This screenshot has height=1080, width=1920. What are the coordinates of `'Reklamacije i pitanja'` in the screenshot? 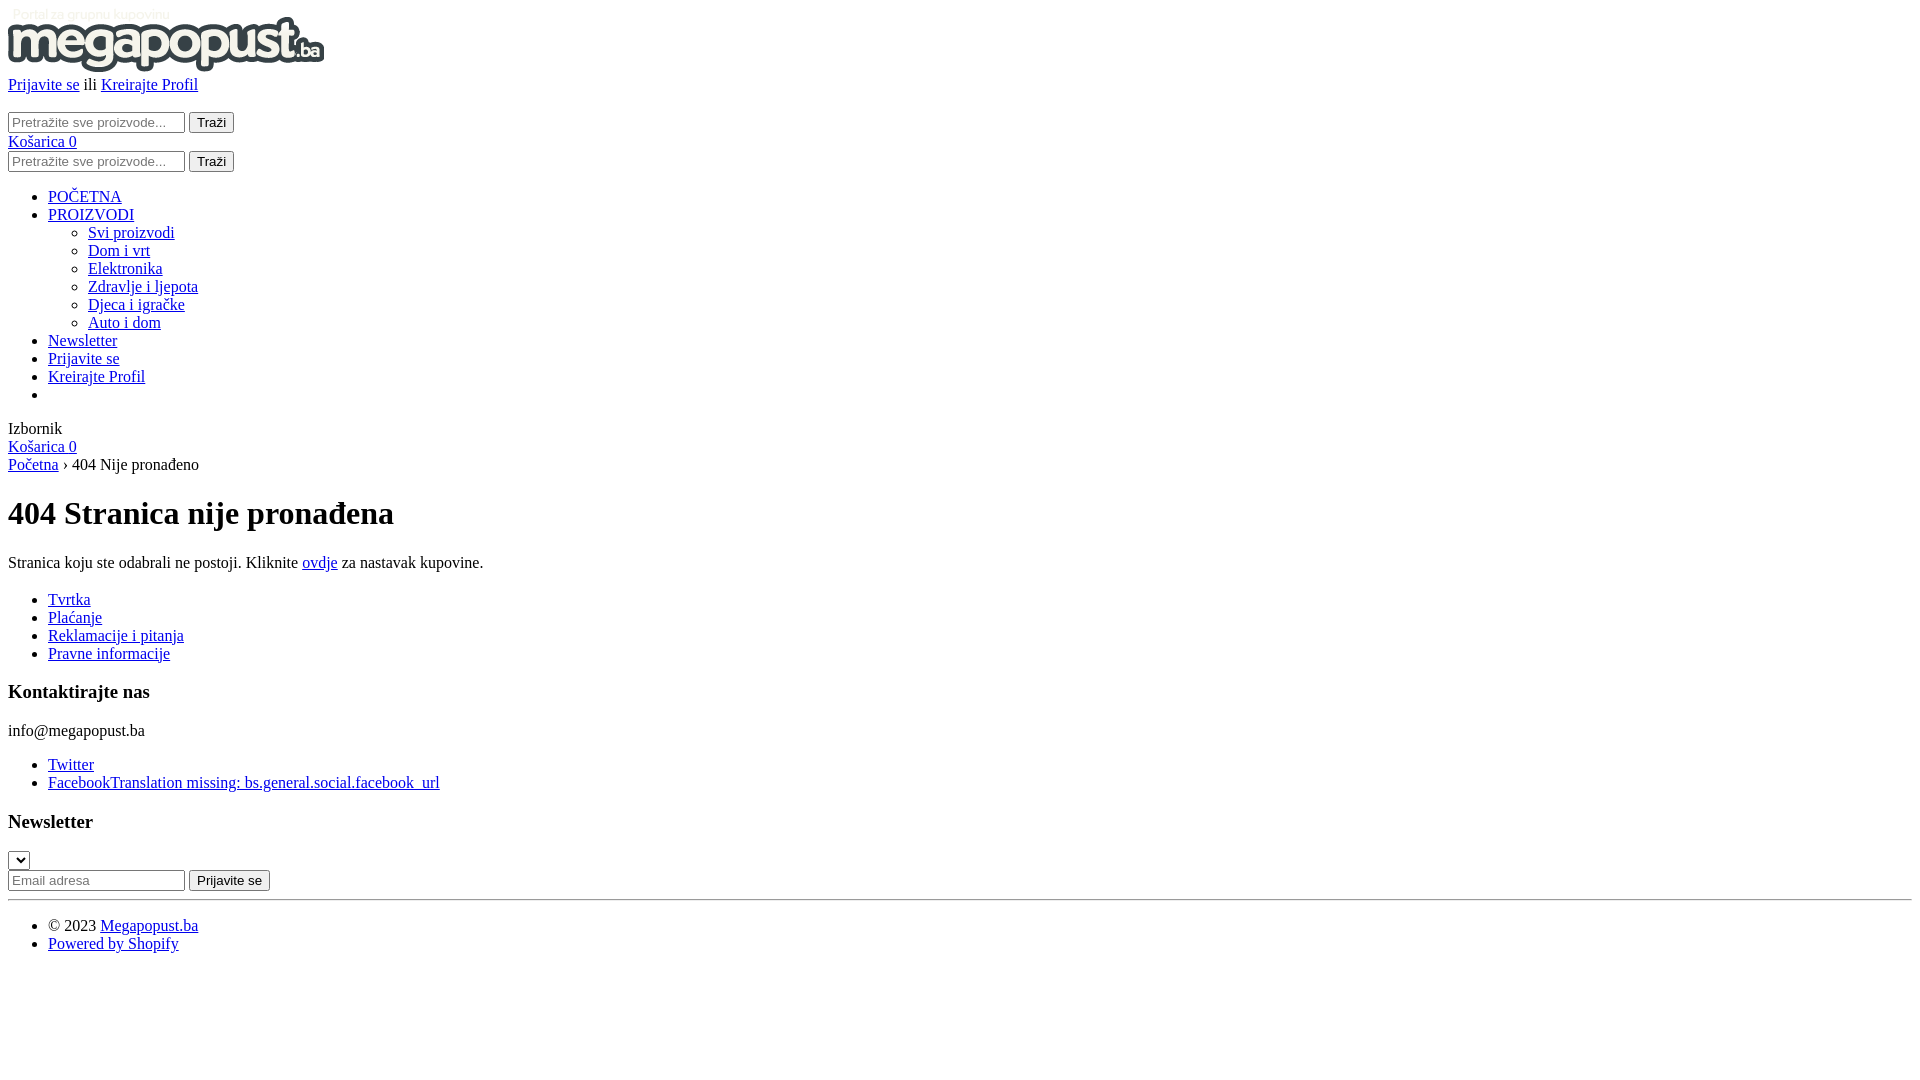 It's located at (114, 635).